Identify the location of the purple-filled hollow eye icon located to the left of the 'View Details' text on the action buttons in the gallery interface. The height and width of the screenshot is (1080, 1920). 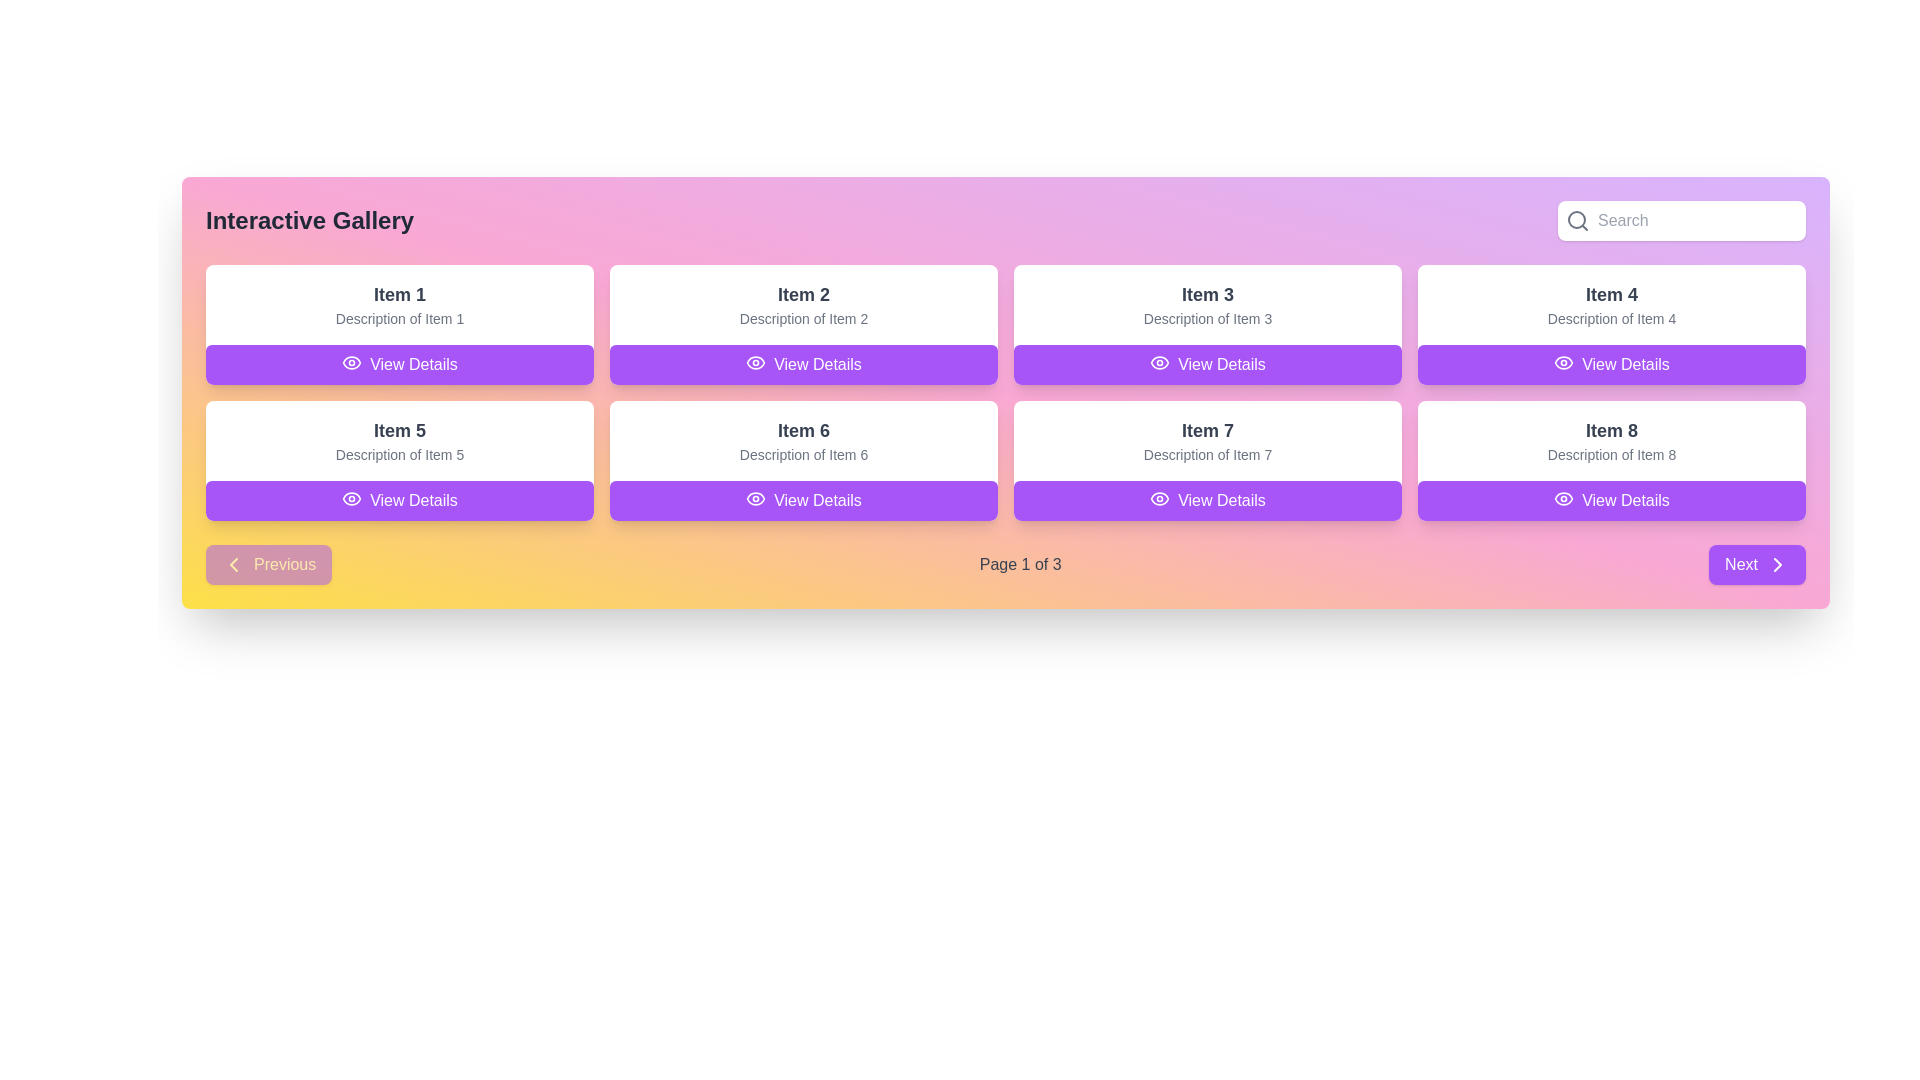
(1563, 497).